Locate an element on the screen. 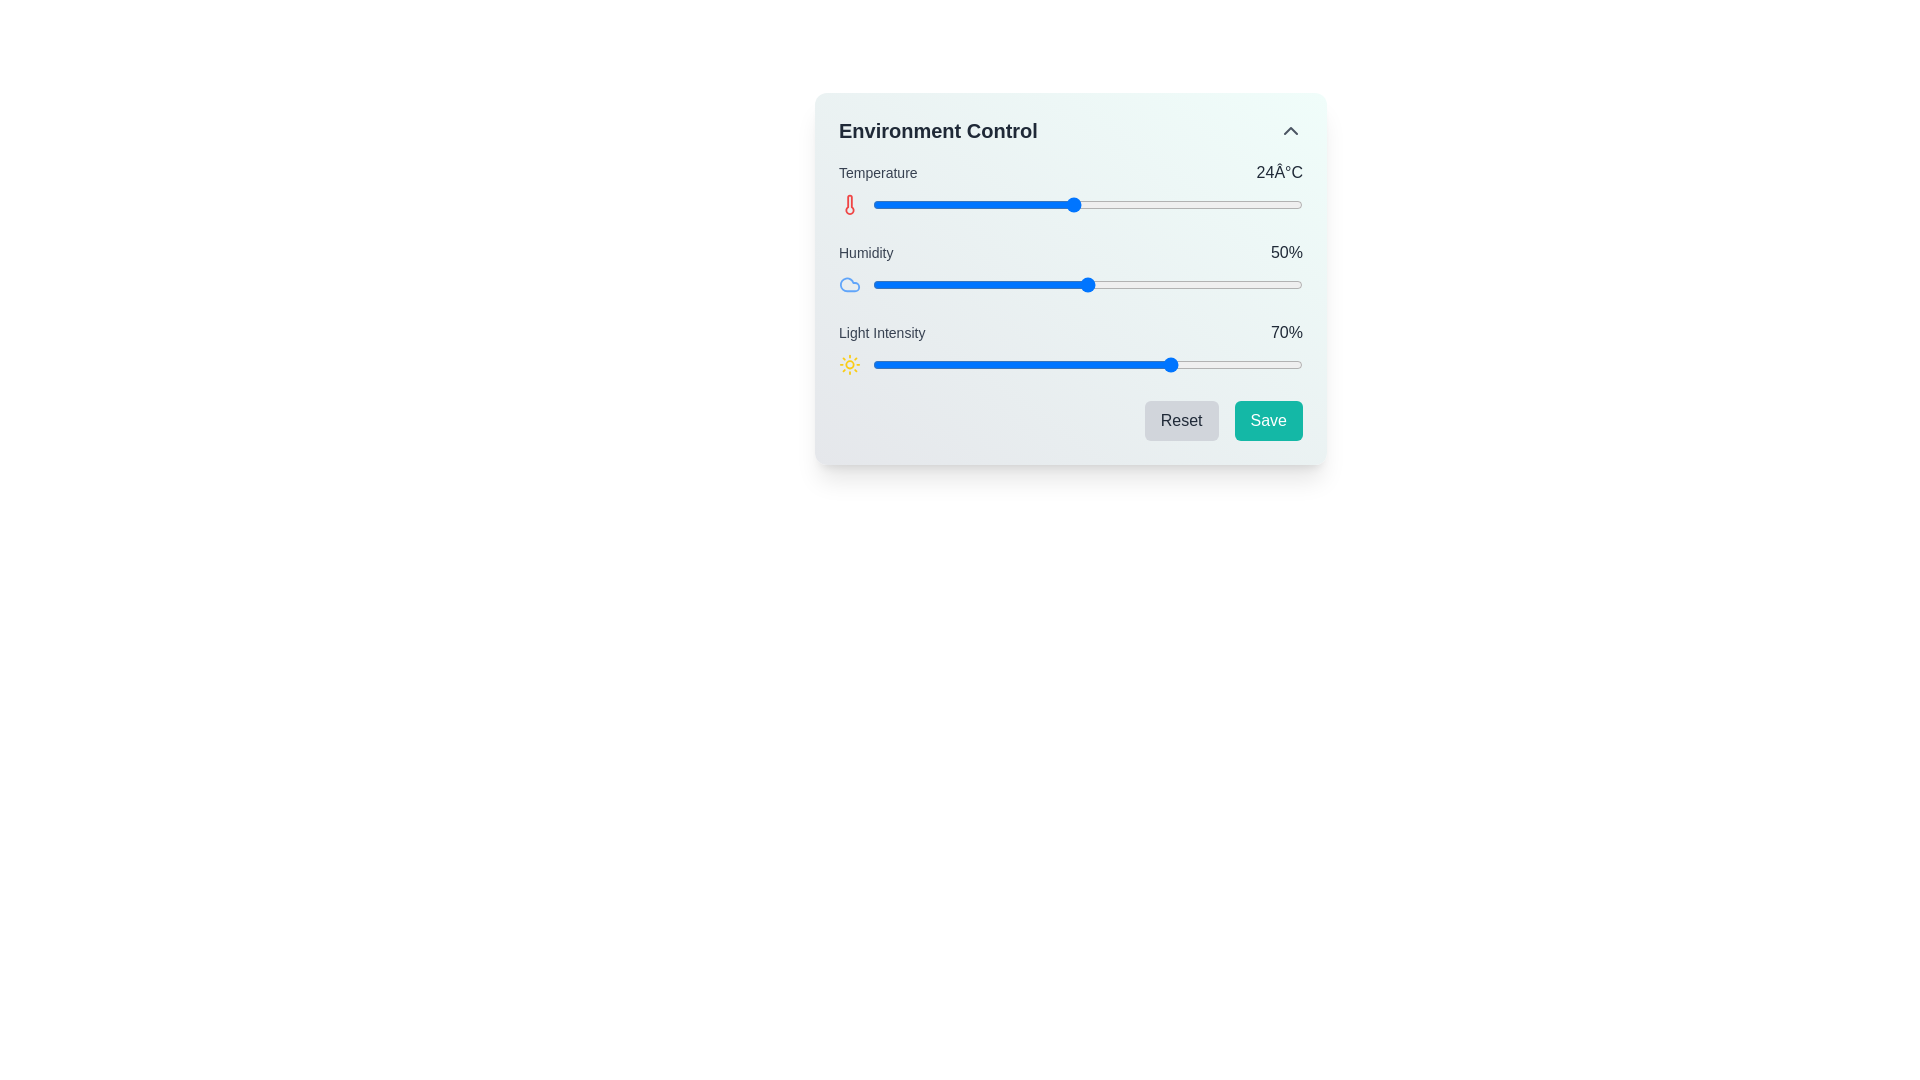 This screenshot has width=1920, height=1080. the text label displaying 'Environment Control', which is positioned at the top-left corner of its panel and serves as a prominent title or heading is located at coordinates (937, 131).